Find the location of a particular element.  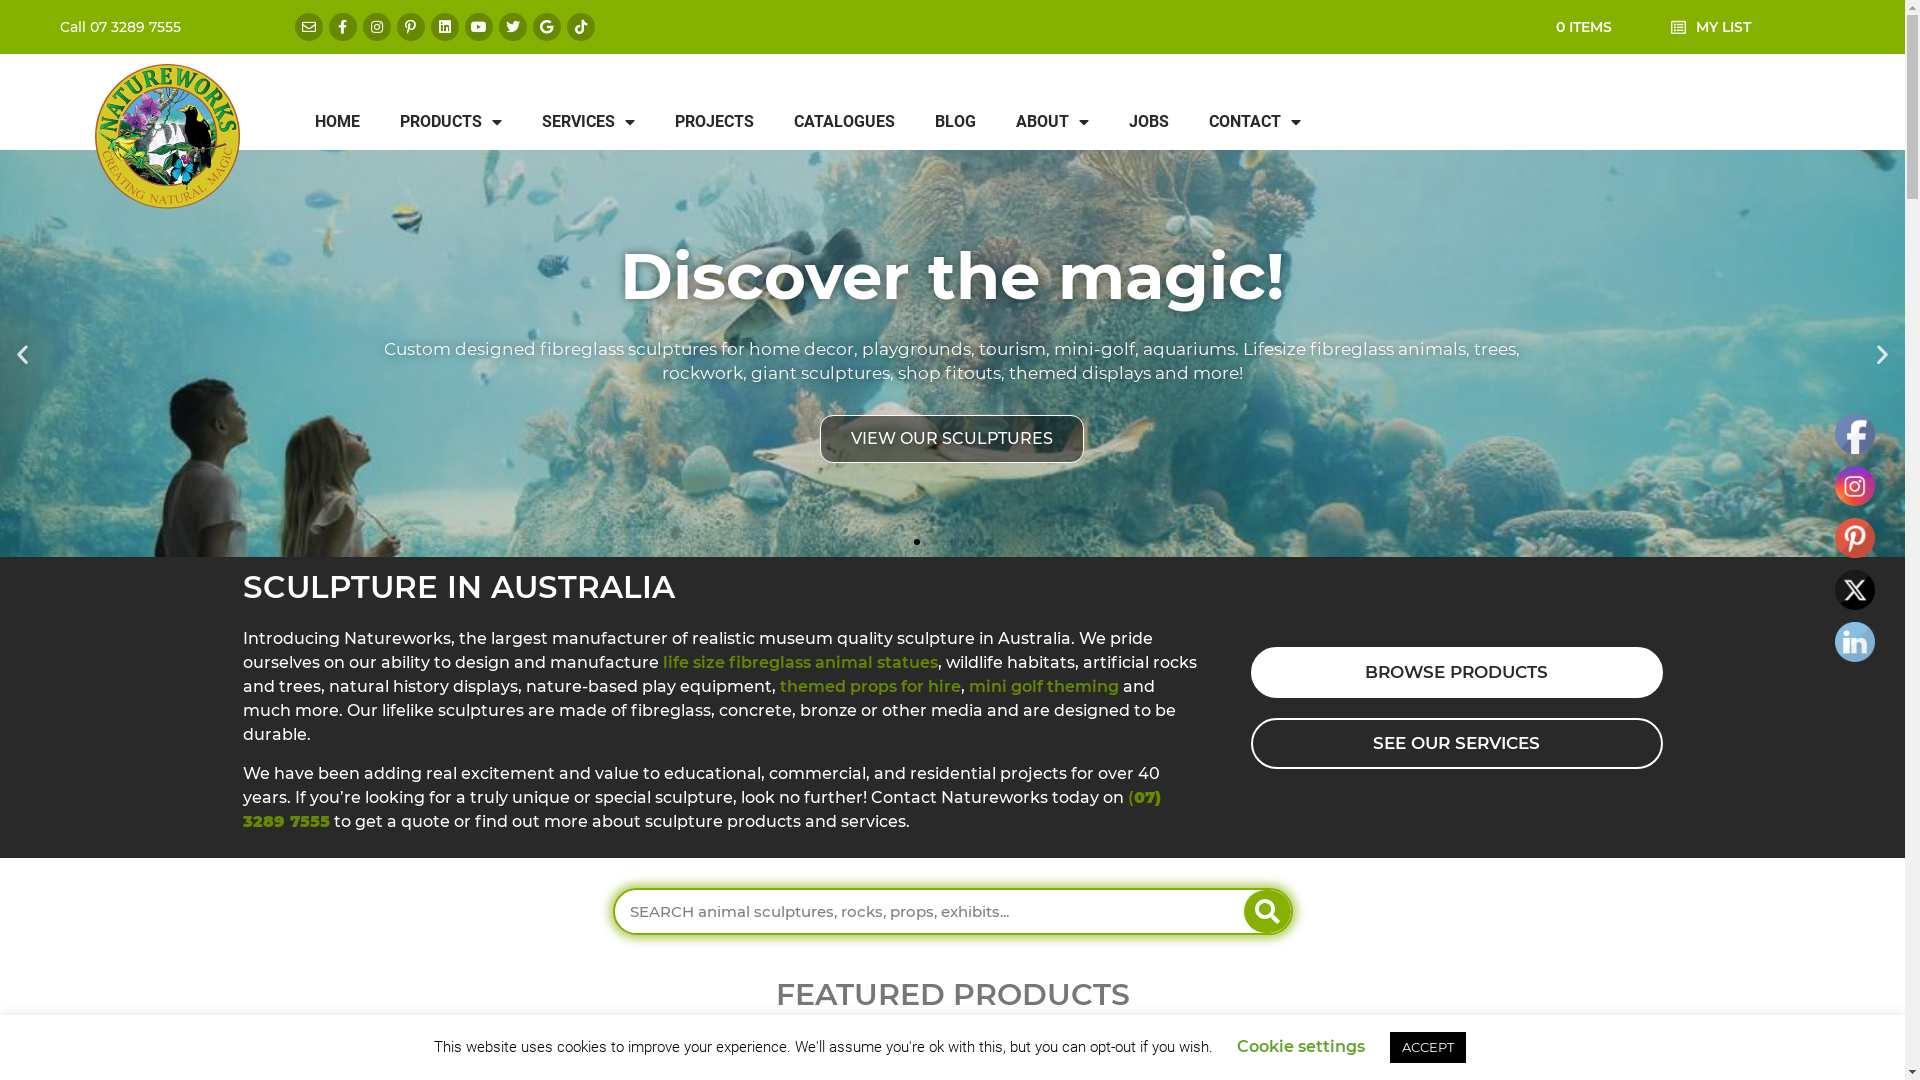

'VIEW OUR SCULPTURES' is located at coordinates (950, 438).